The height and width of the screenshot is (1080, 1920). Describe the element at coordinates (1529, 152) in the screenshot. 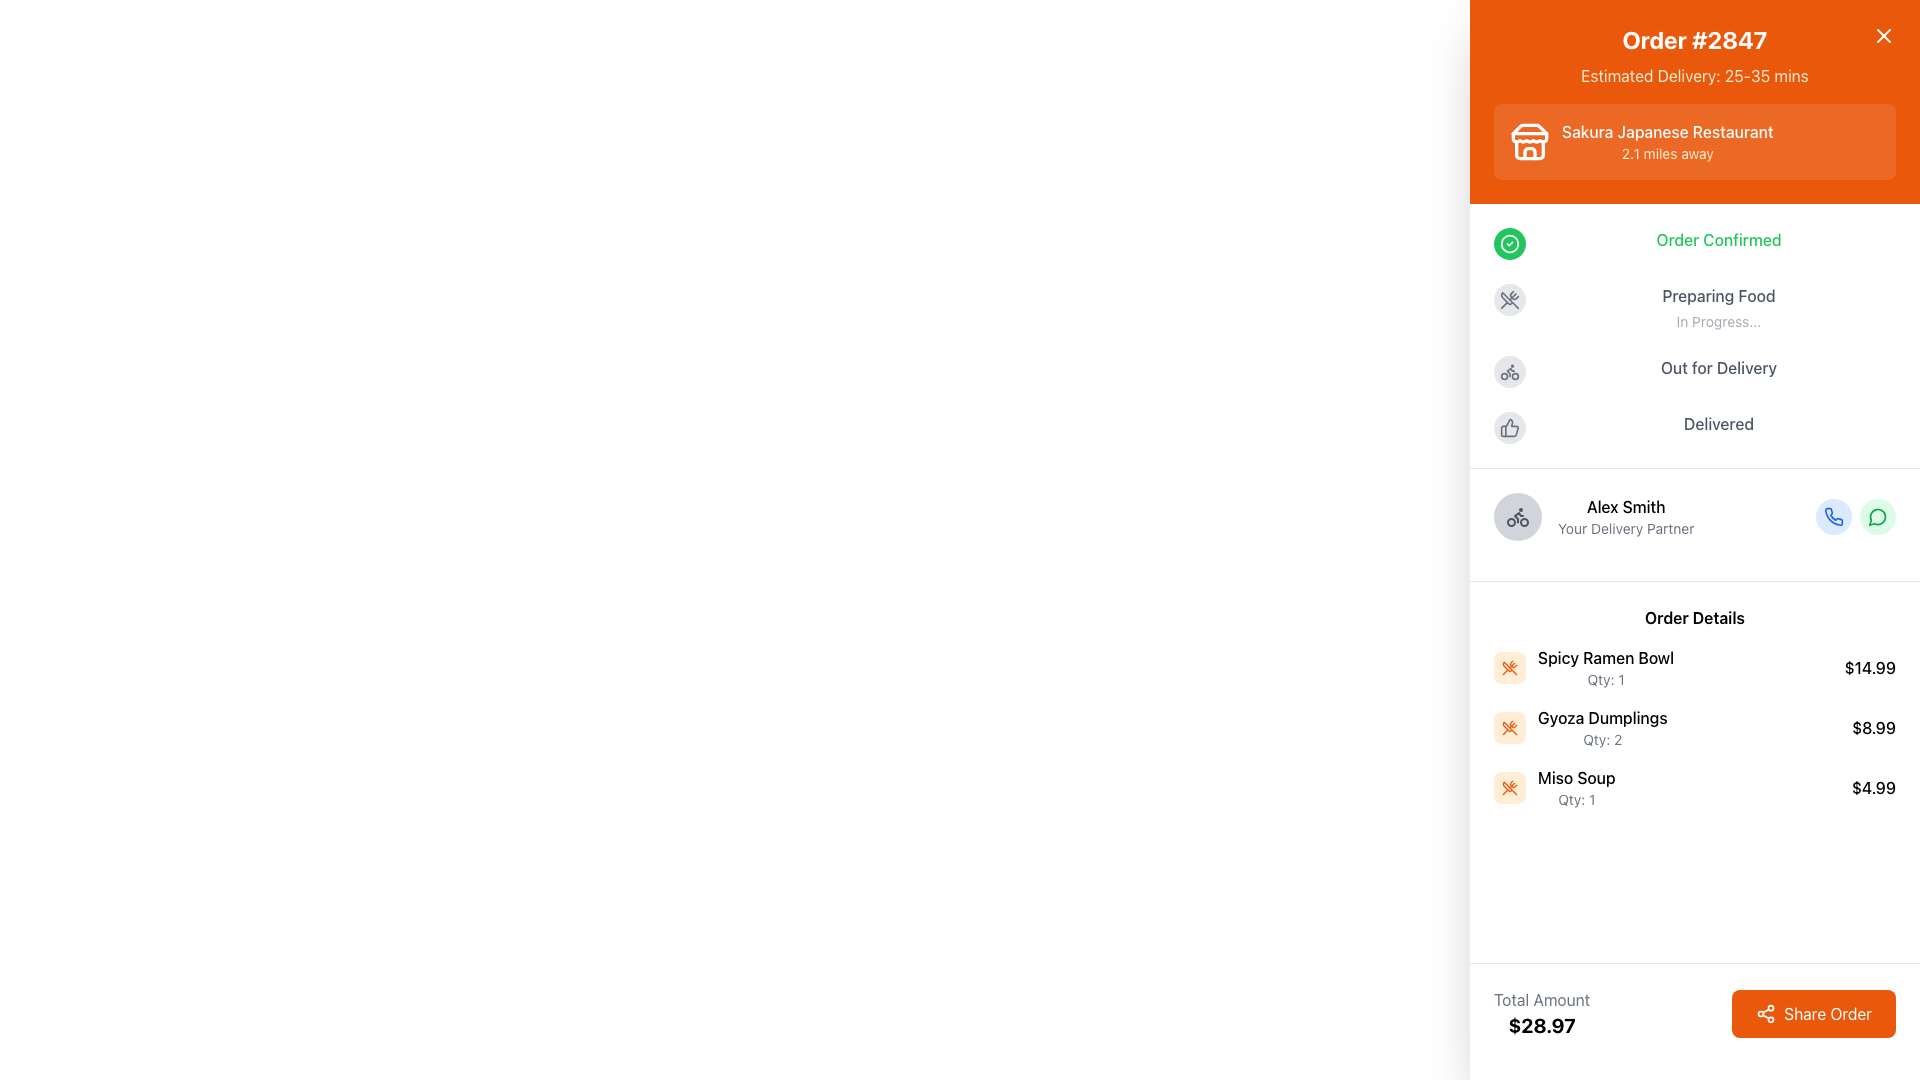

I see `the icon representing a storefront, which is visually characterized by a vertical rectangle with rounded edges at the top and an orange background, located to the left of 'Sakura Japanese Restaurant'` at that location.